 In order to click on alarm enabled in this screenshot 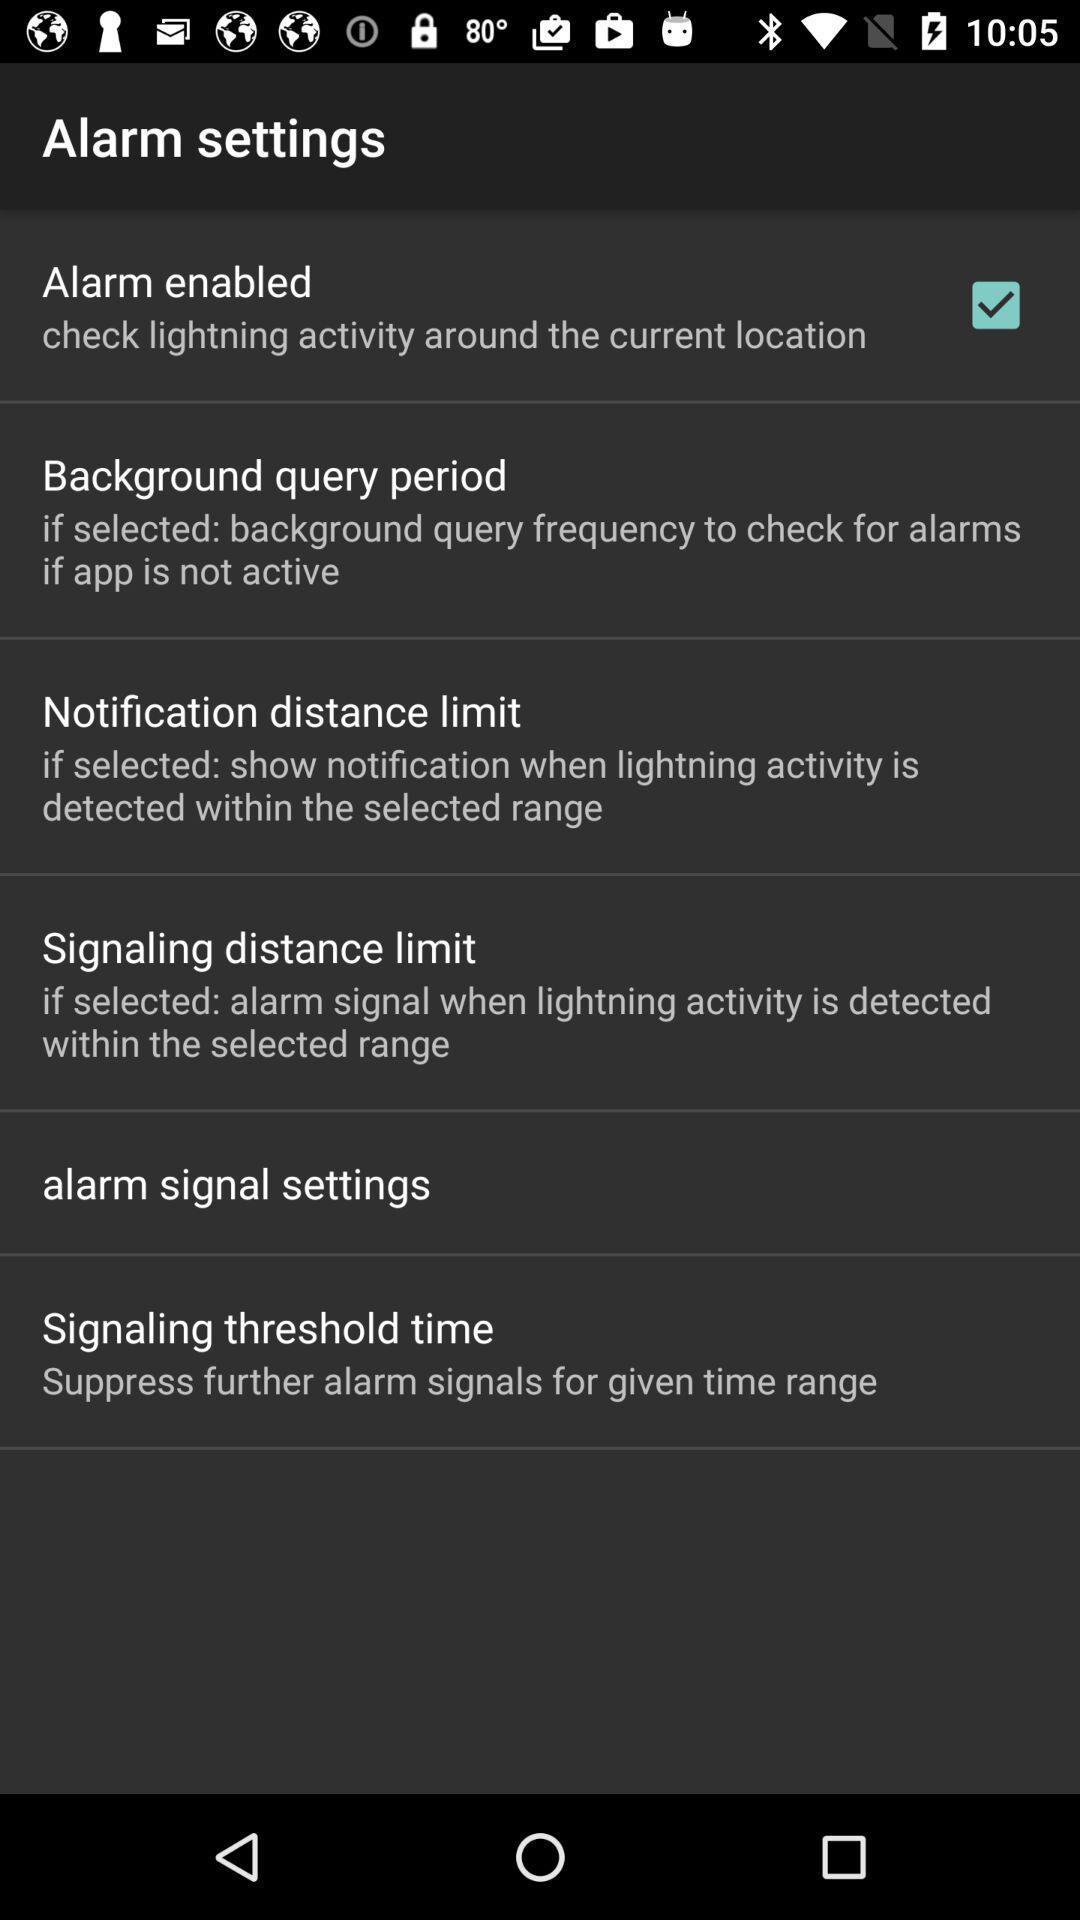, I will do `click(176, 279)`.